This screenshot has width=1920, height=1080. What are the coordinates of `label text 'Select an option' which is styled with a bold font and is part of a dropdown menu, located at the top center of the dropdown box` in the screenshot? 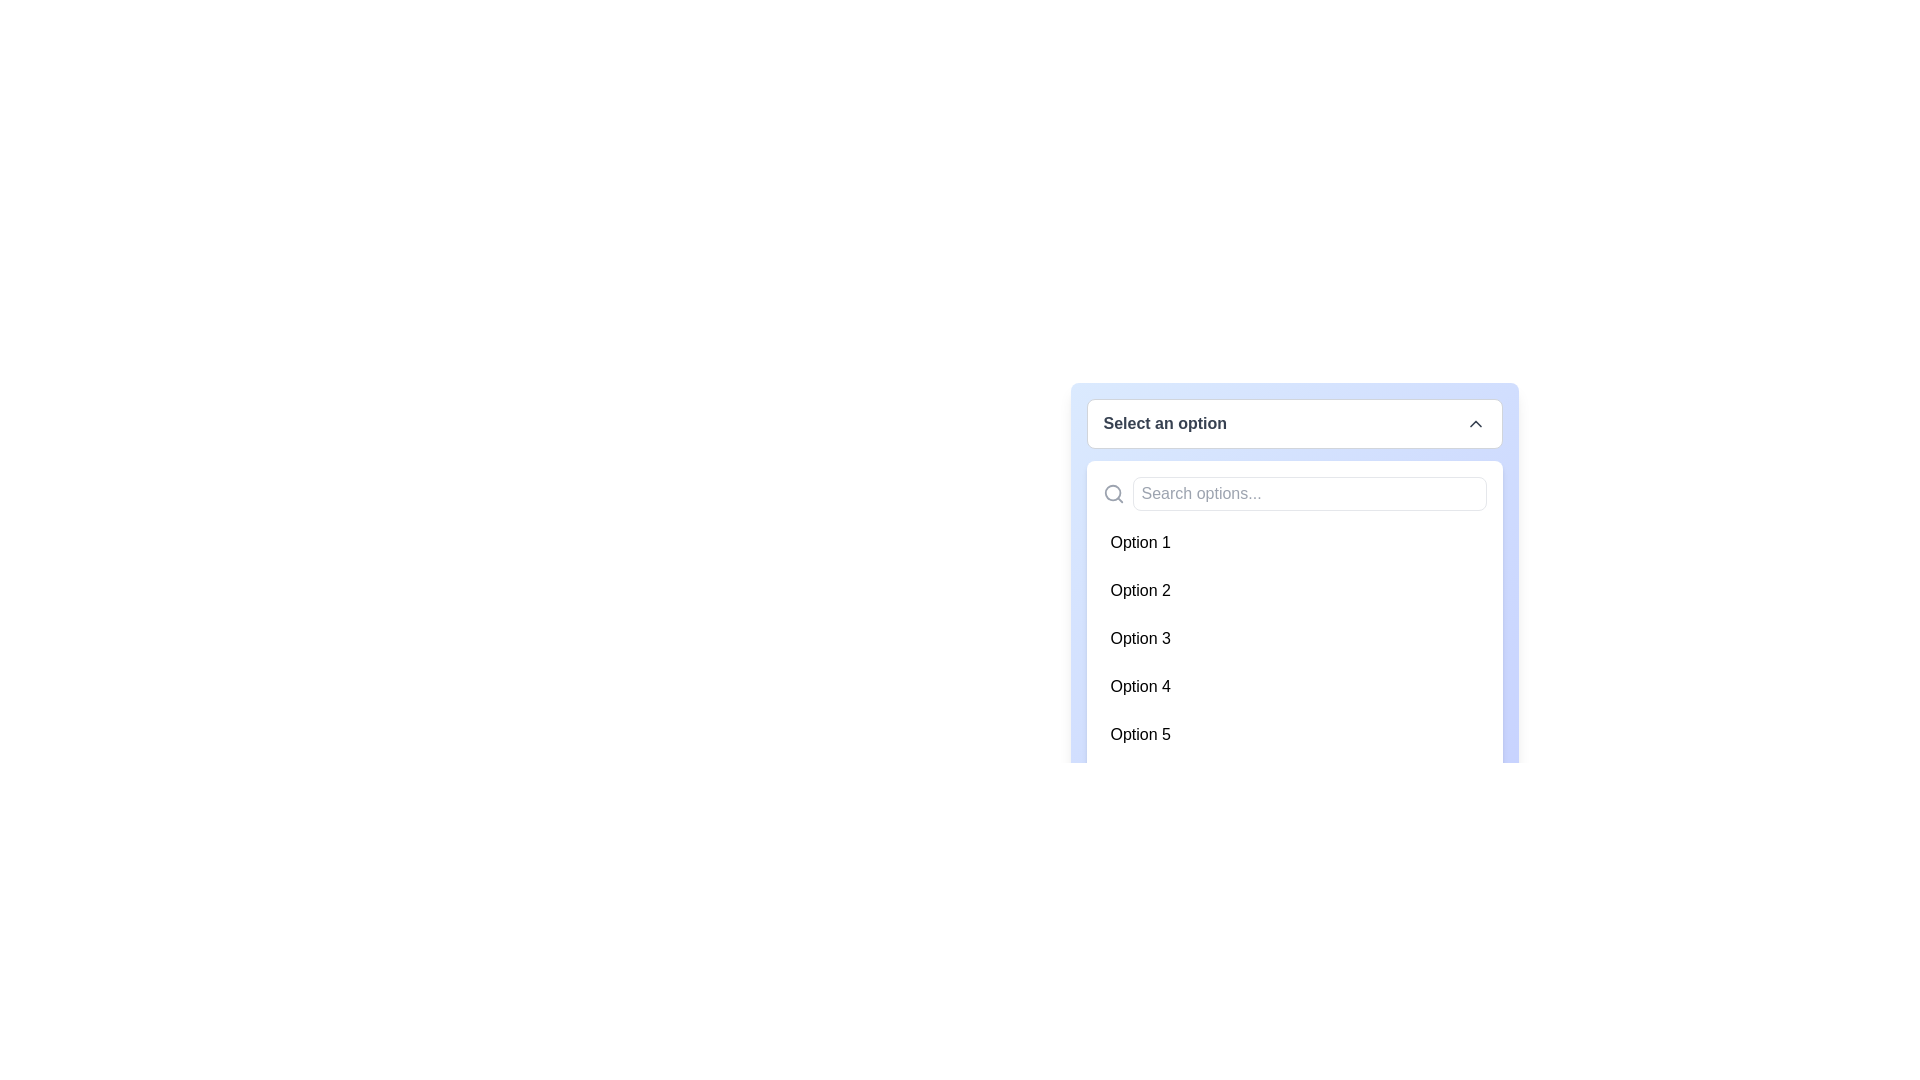 It's located at (1165, 423).